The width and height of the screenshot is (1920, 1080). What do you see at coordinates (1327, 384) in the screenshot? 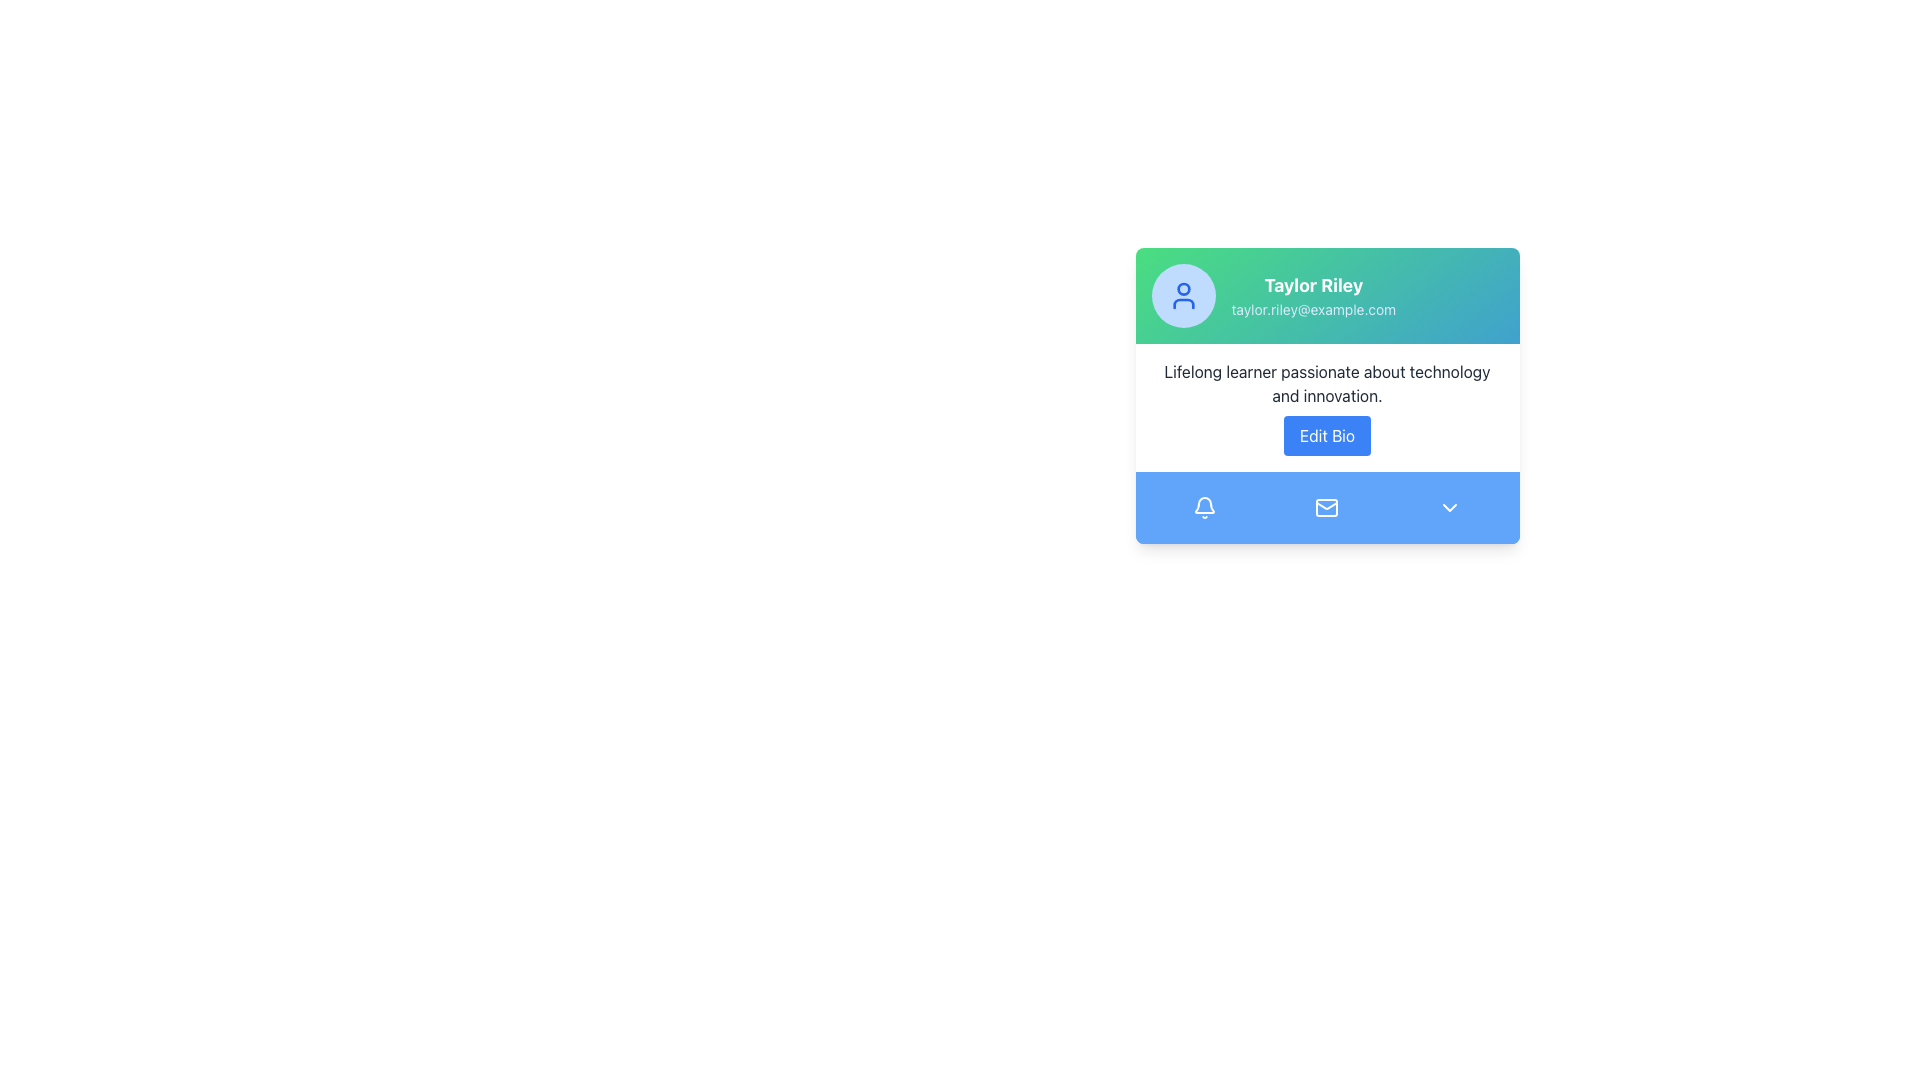
I see `the text component that displays the personal description of the profile owner, which is centrally located beneath the profile name and above the 'Edit Bio' button` at bounding box center [1327, 384].